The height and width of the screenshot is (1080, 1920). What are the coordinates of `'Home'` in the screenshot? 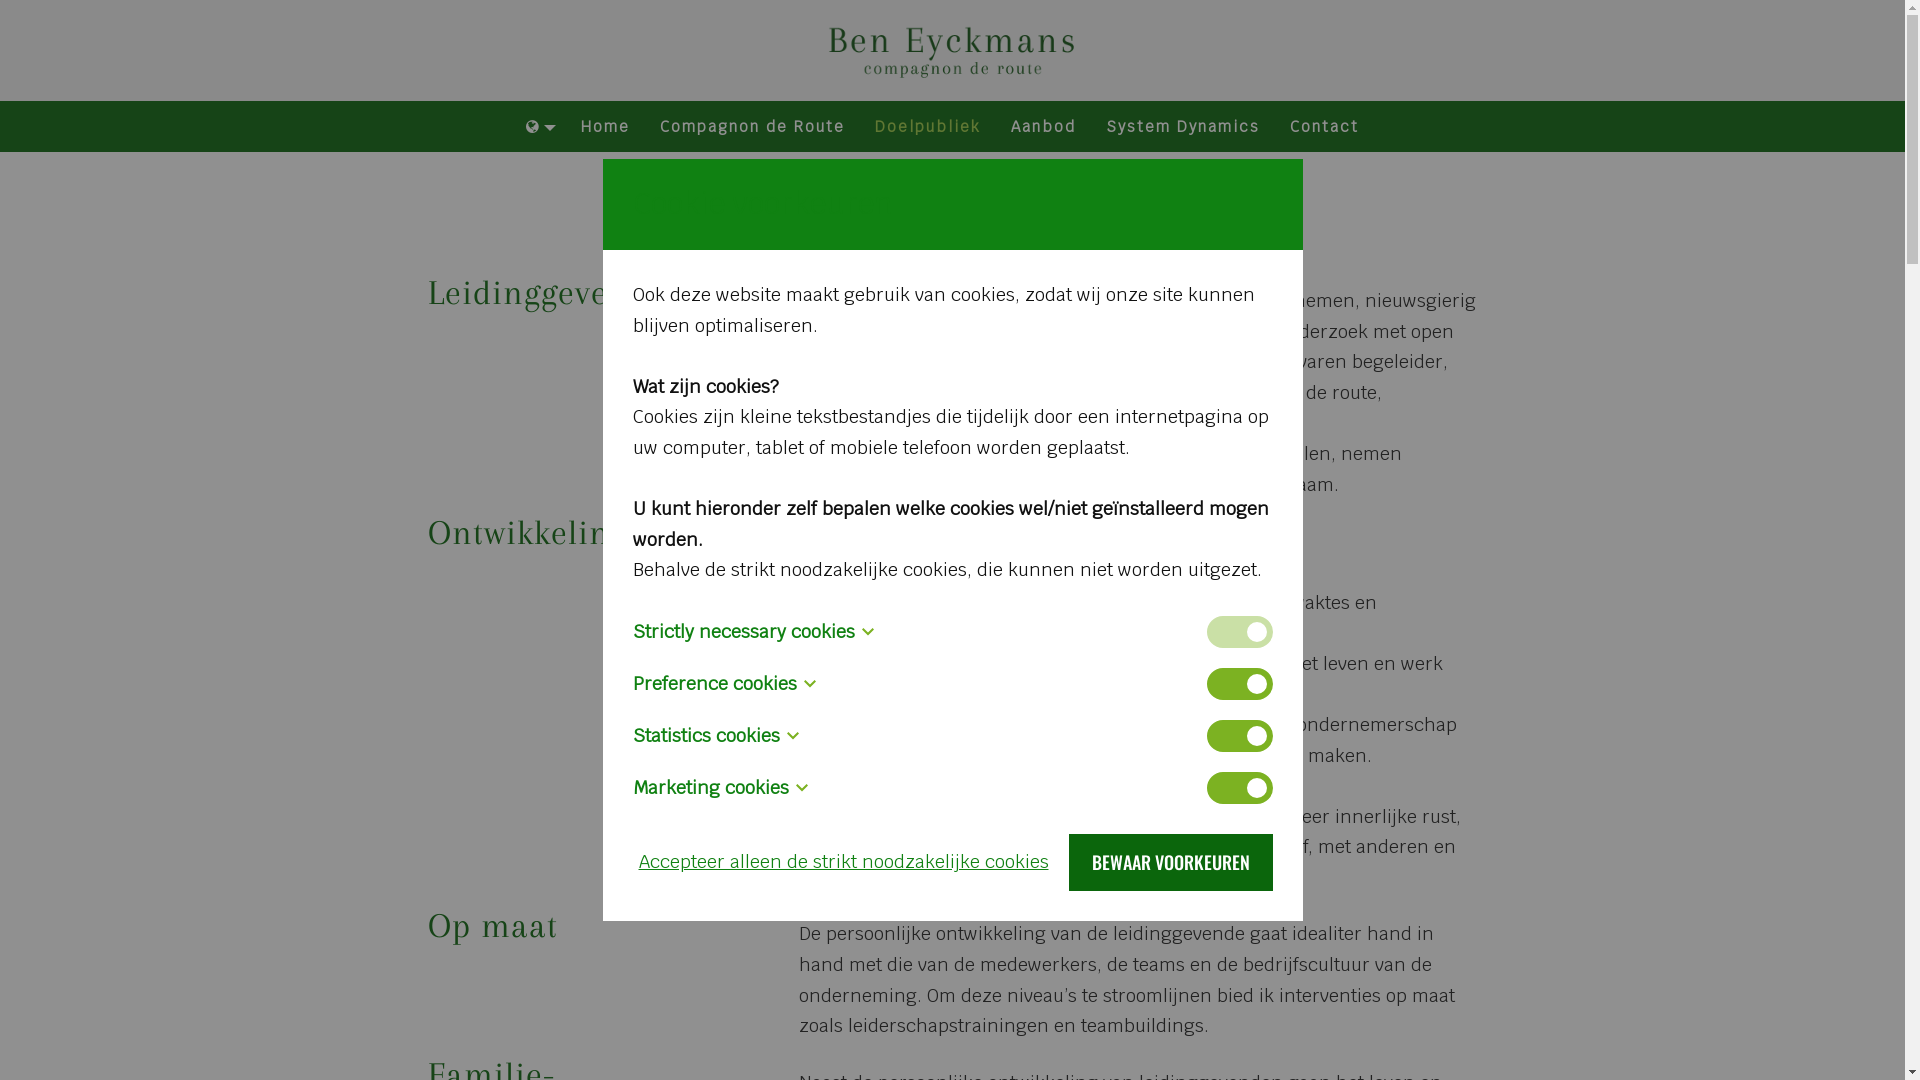 It's located at (604, 127).